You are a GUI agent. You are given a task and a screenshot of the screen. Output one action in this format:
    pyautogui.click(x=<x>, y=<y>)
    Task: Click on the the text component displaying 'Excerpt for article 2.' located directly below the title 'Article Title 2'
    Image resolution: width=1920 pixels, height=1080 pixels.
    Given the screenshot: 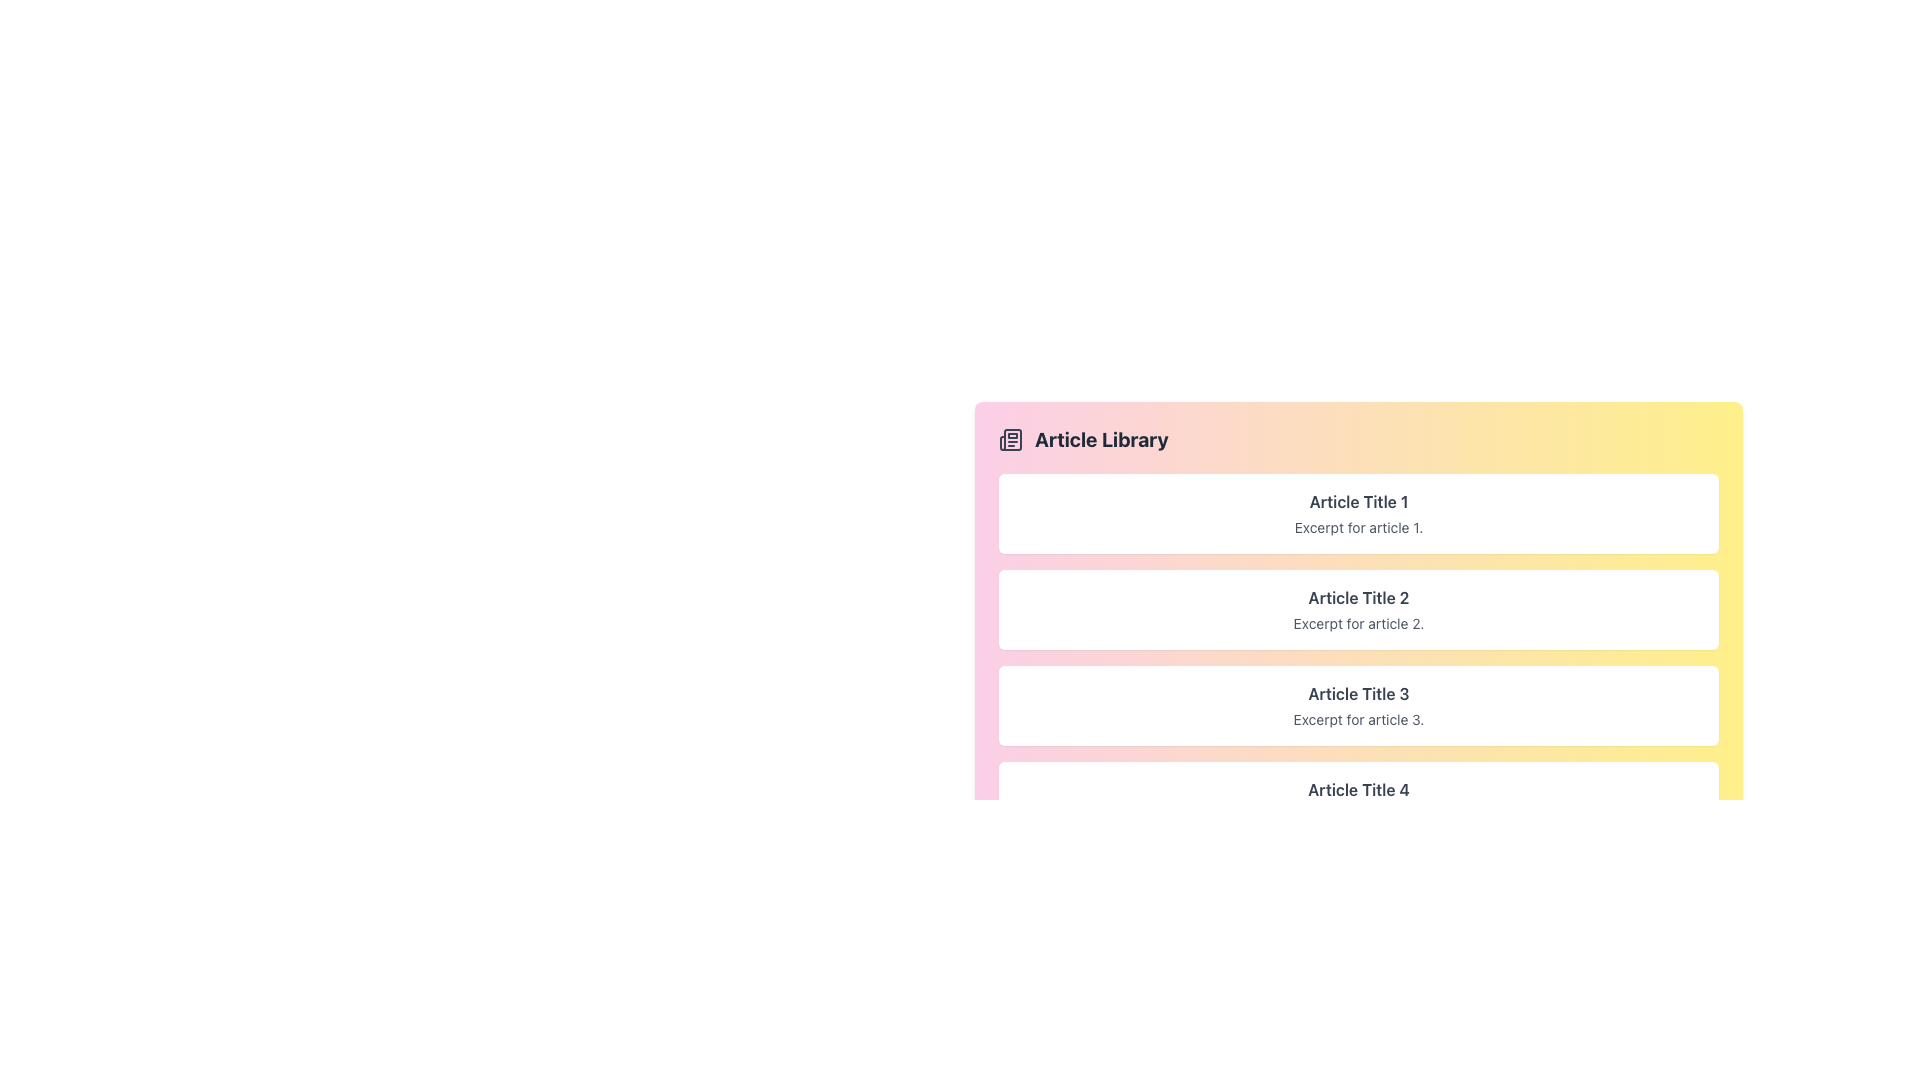 What is the action you would take?
    pyautogui.click(x=1358, y=623)
    